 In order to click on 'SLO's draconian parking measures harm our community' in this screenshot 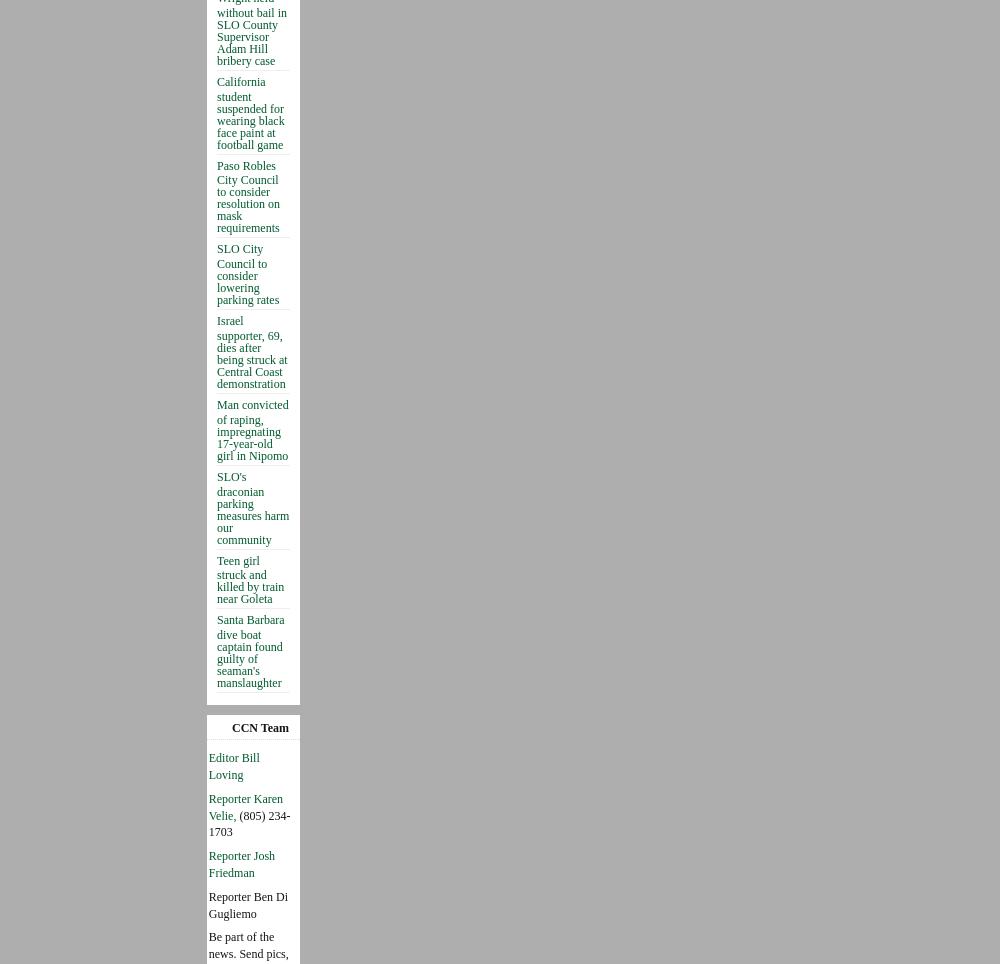, I will do `click(253, 506)`.